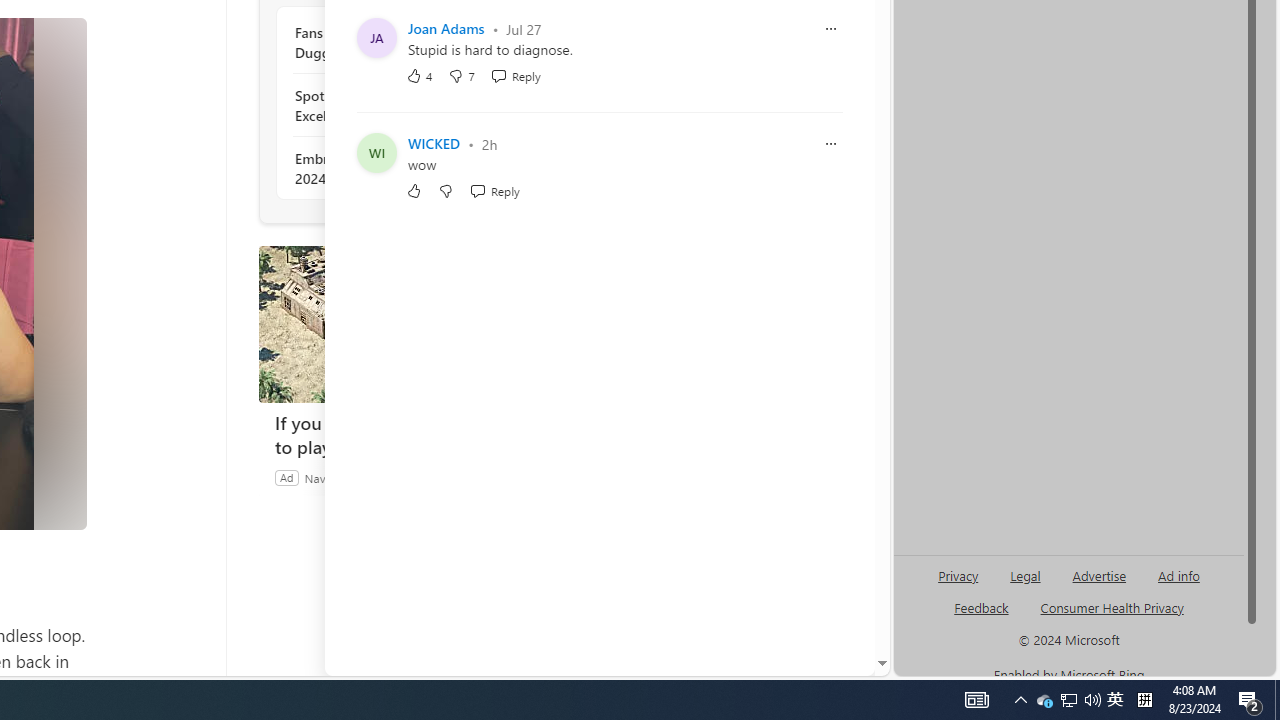 This screenshot has height=720, width=1280. What do you see at coordinates (445, 28) in the screenshot?
I see `'Joan Adams'` at bounding box center [445, 28].